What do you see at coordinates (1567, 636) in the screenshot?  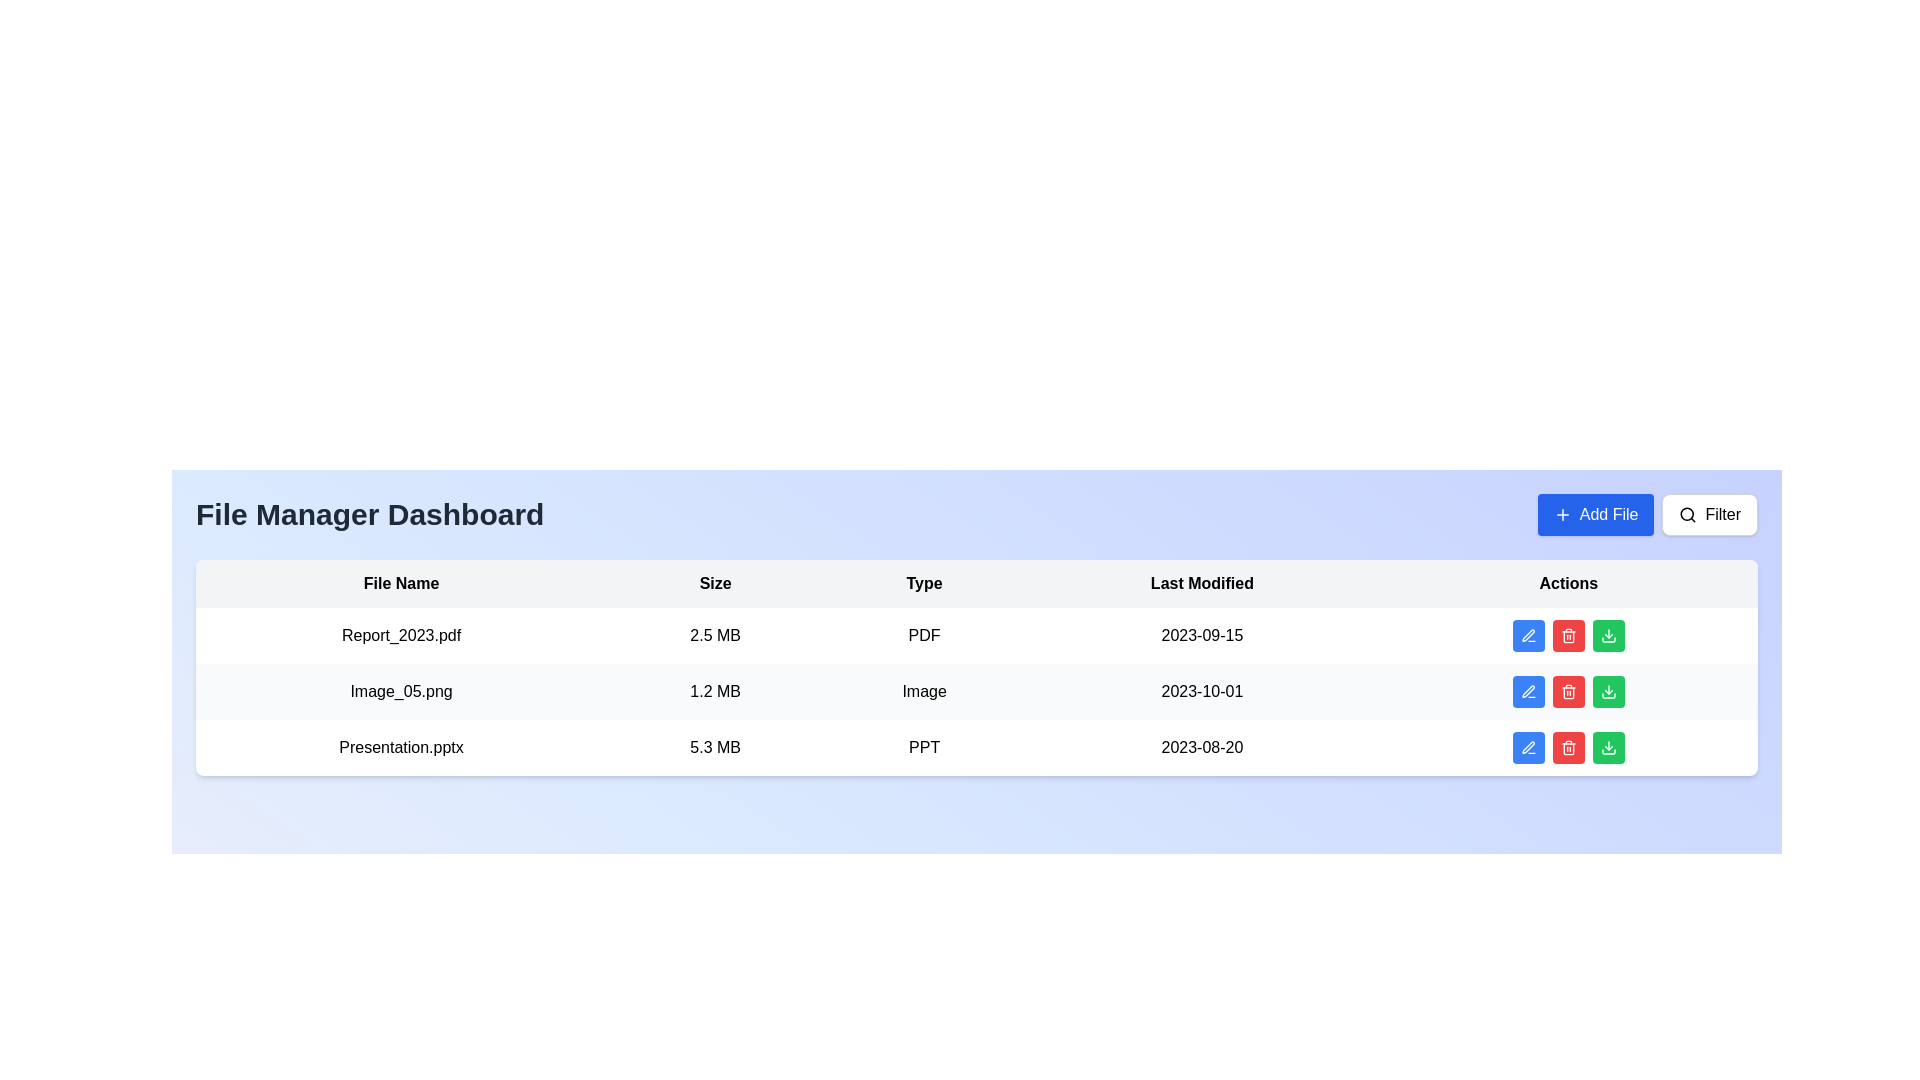 I see `the red circular delete button with a white trash can icon located in the 'Actions' column of the file manager dashboard interface to observe its CSS hover effects` at bounding box center [1567, 636].